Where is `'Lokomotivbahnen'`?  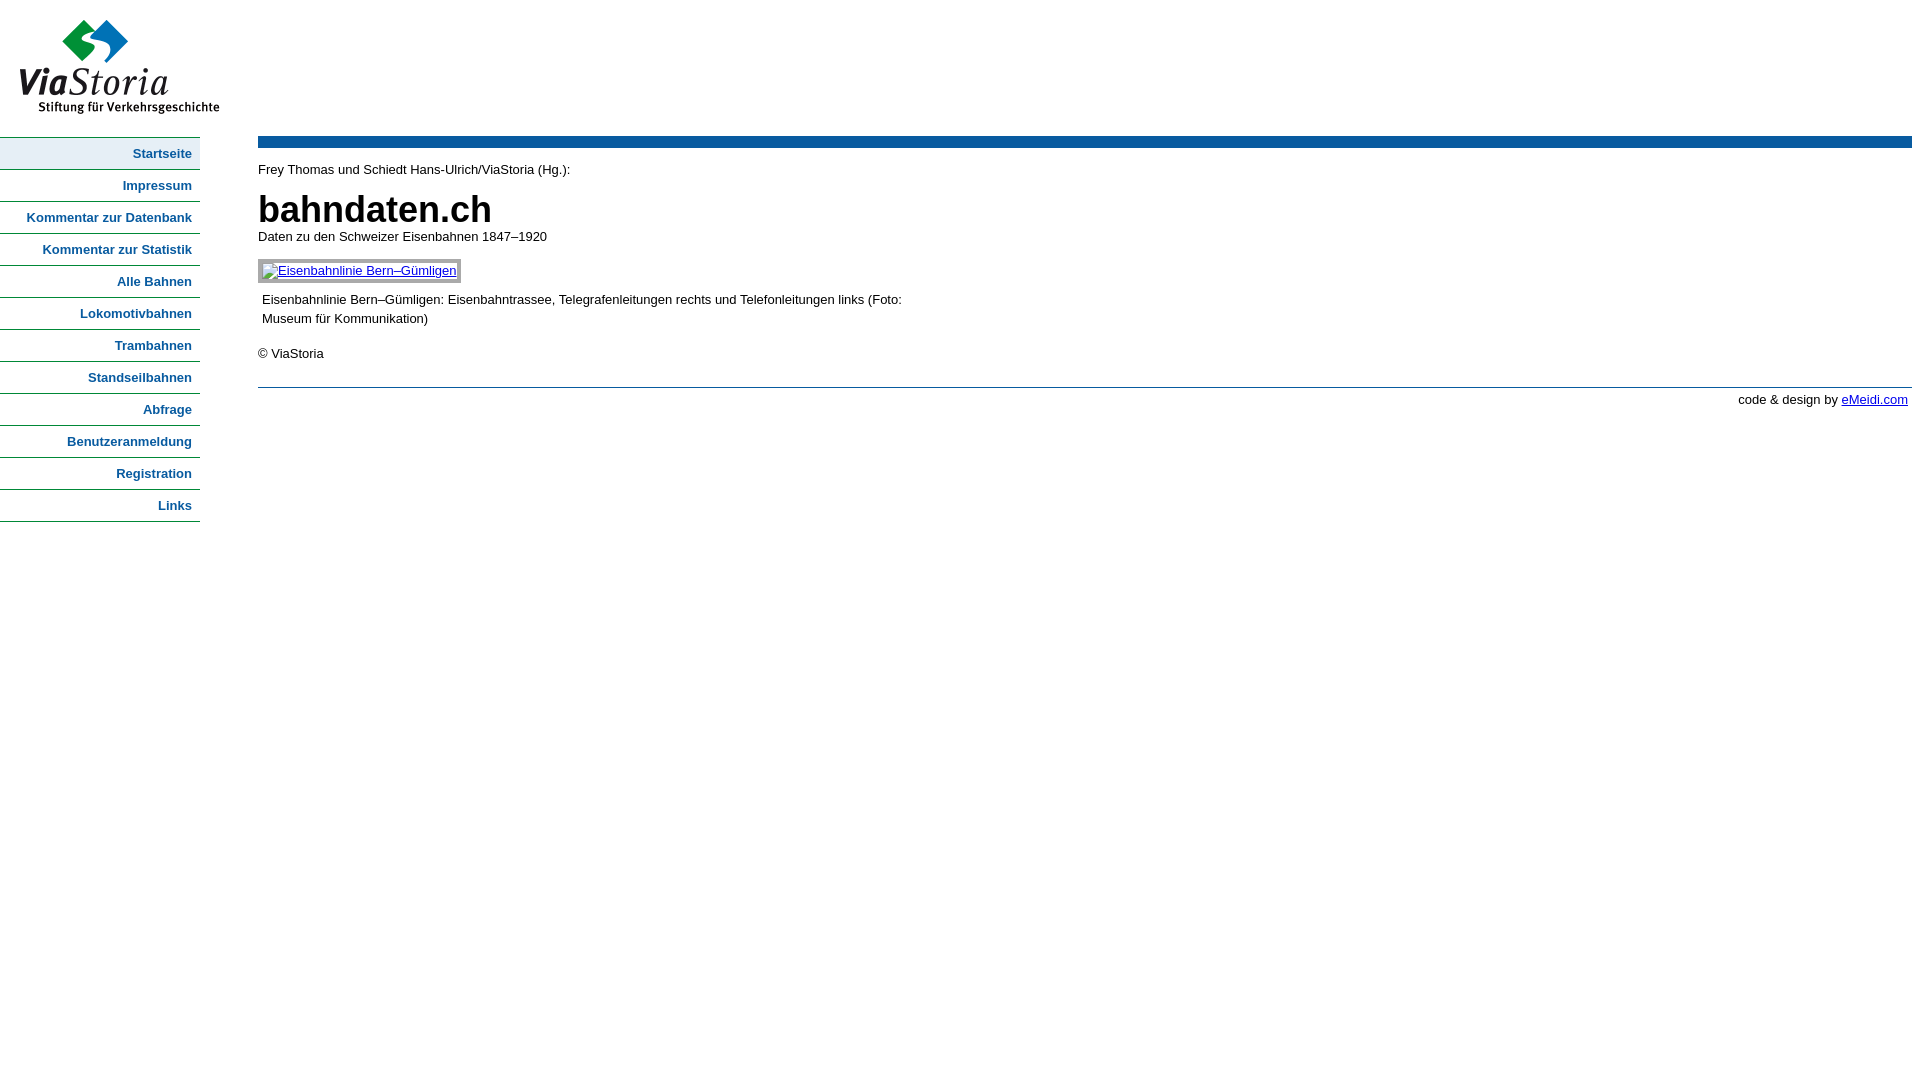 'Lokomotivbahnen' is located at coordinates (0, 313).